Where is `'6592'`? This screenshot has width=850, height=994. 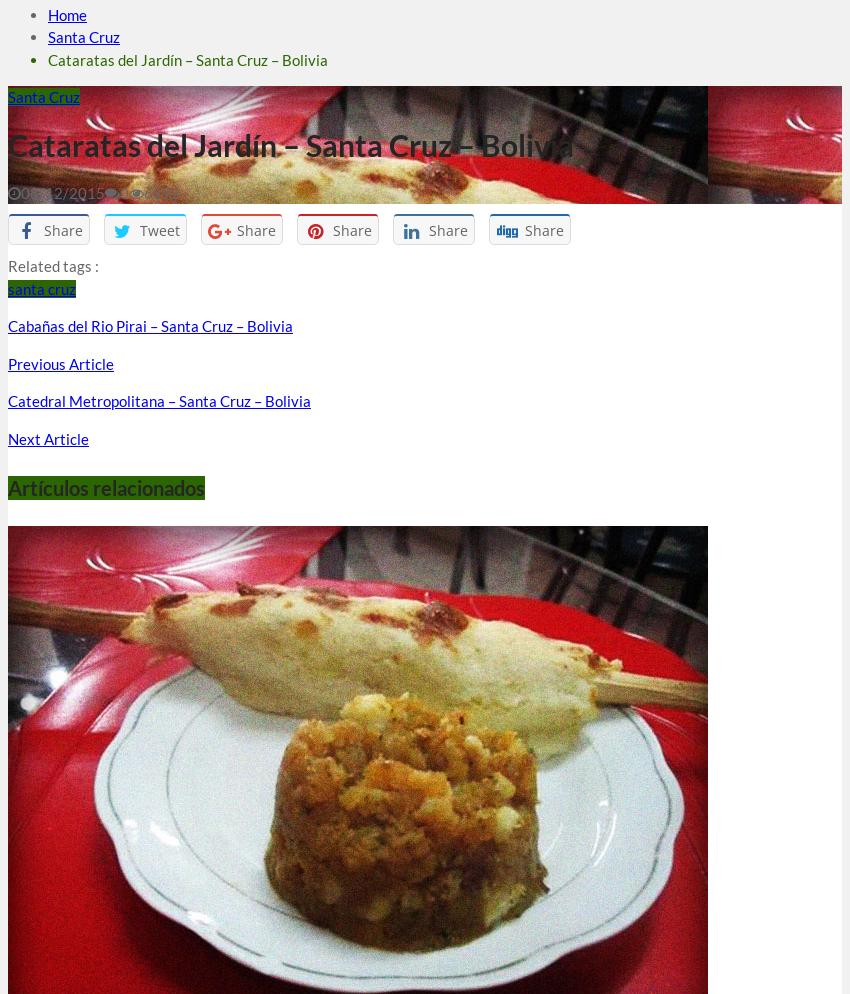 '6592' is located at coordinates (143, 191).